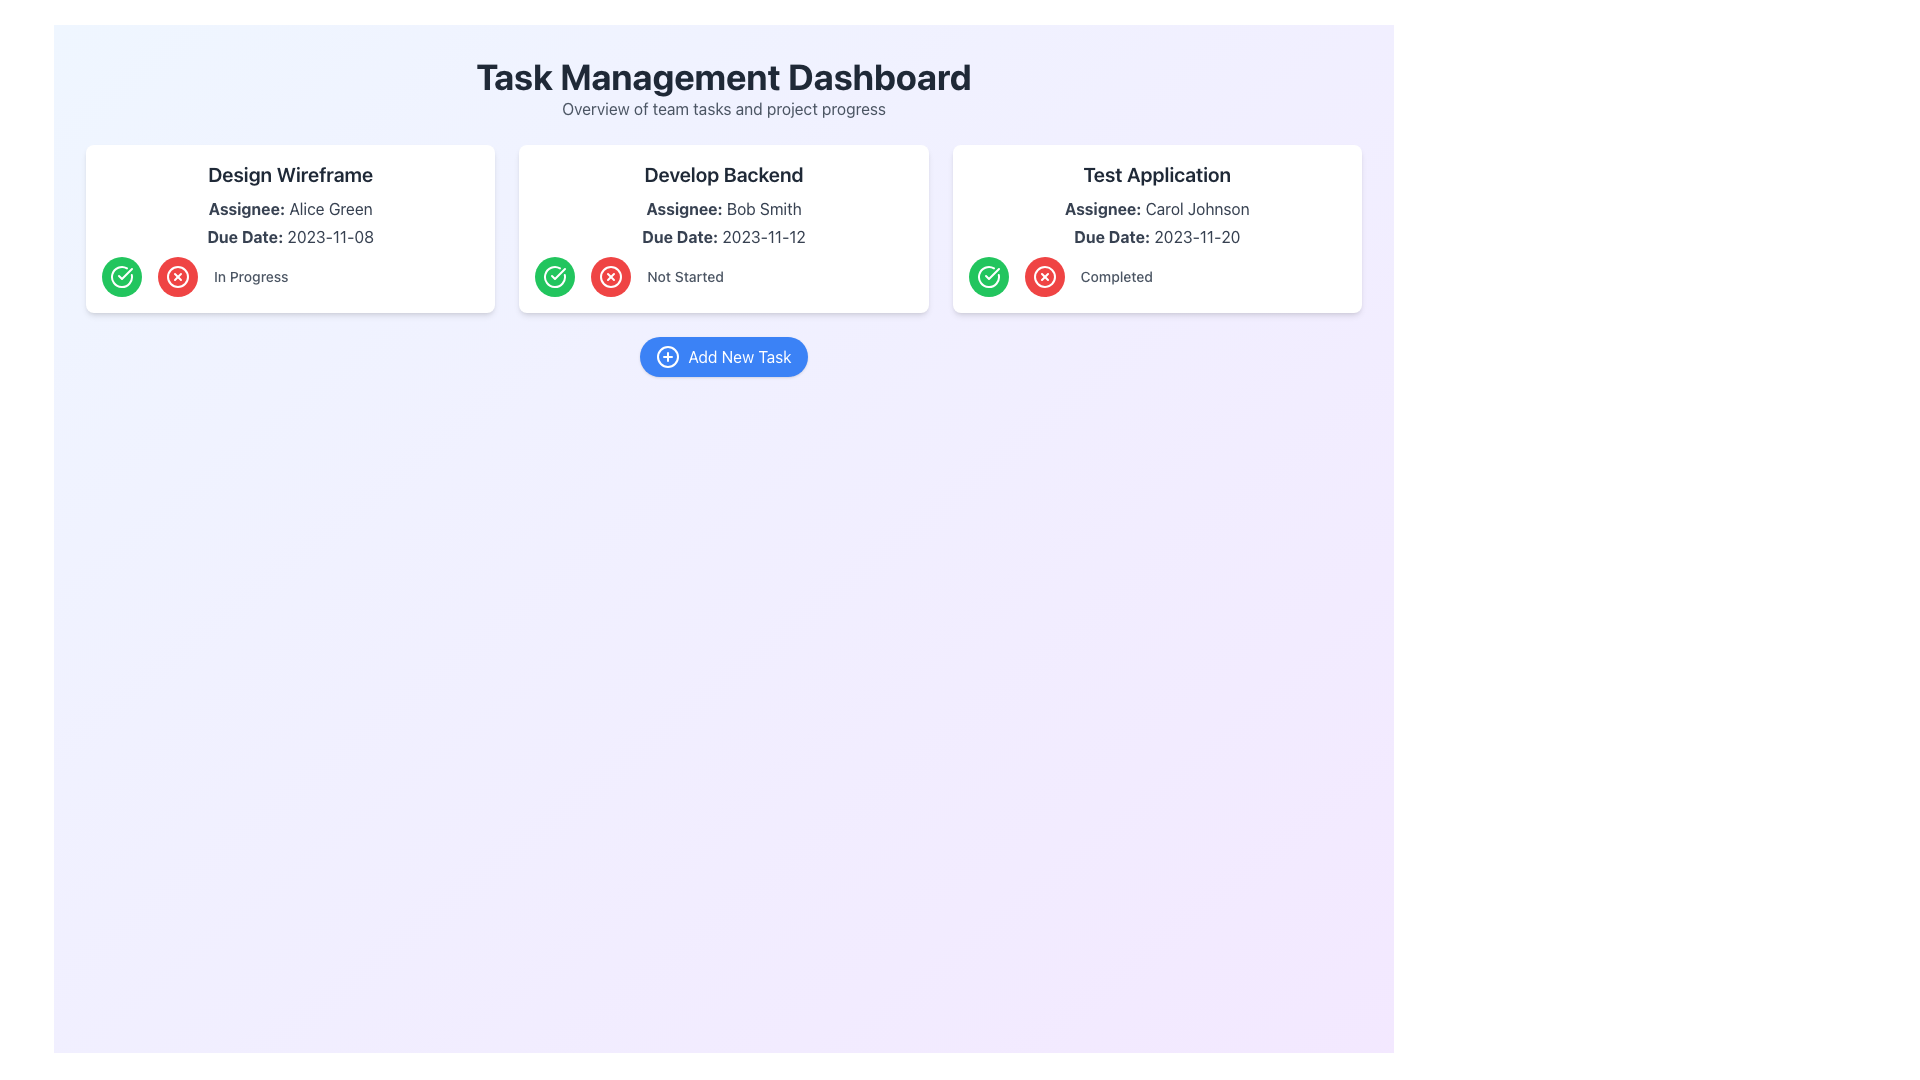 Image resolution: width=1920 pixels, height=1080 pixels. What do you see at coordinates (1115, 277) in the screenshot?
I see `the Text Label displaying the current status of the associated task as 'Completed', located at the bottom-right corner of the 'Test Application' card` at bounding box center [1115, 277].